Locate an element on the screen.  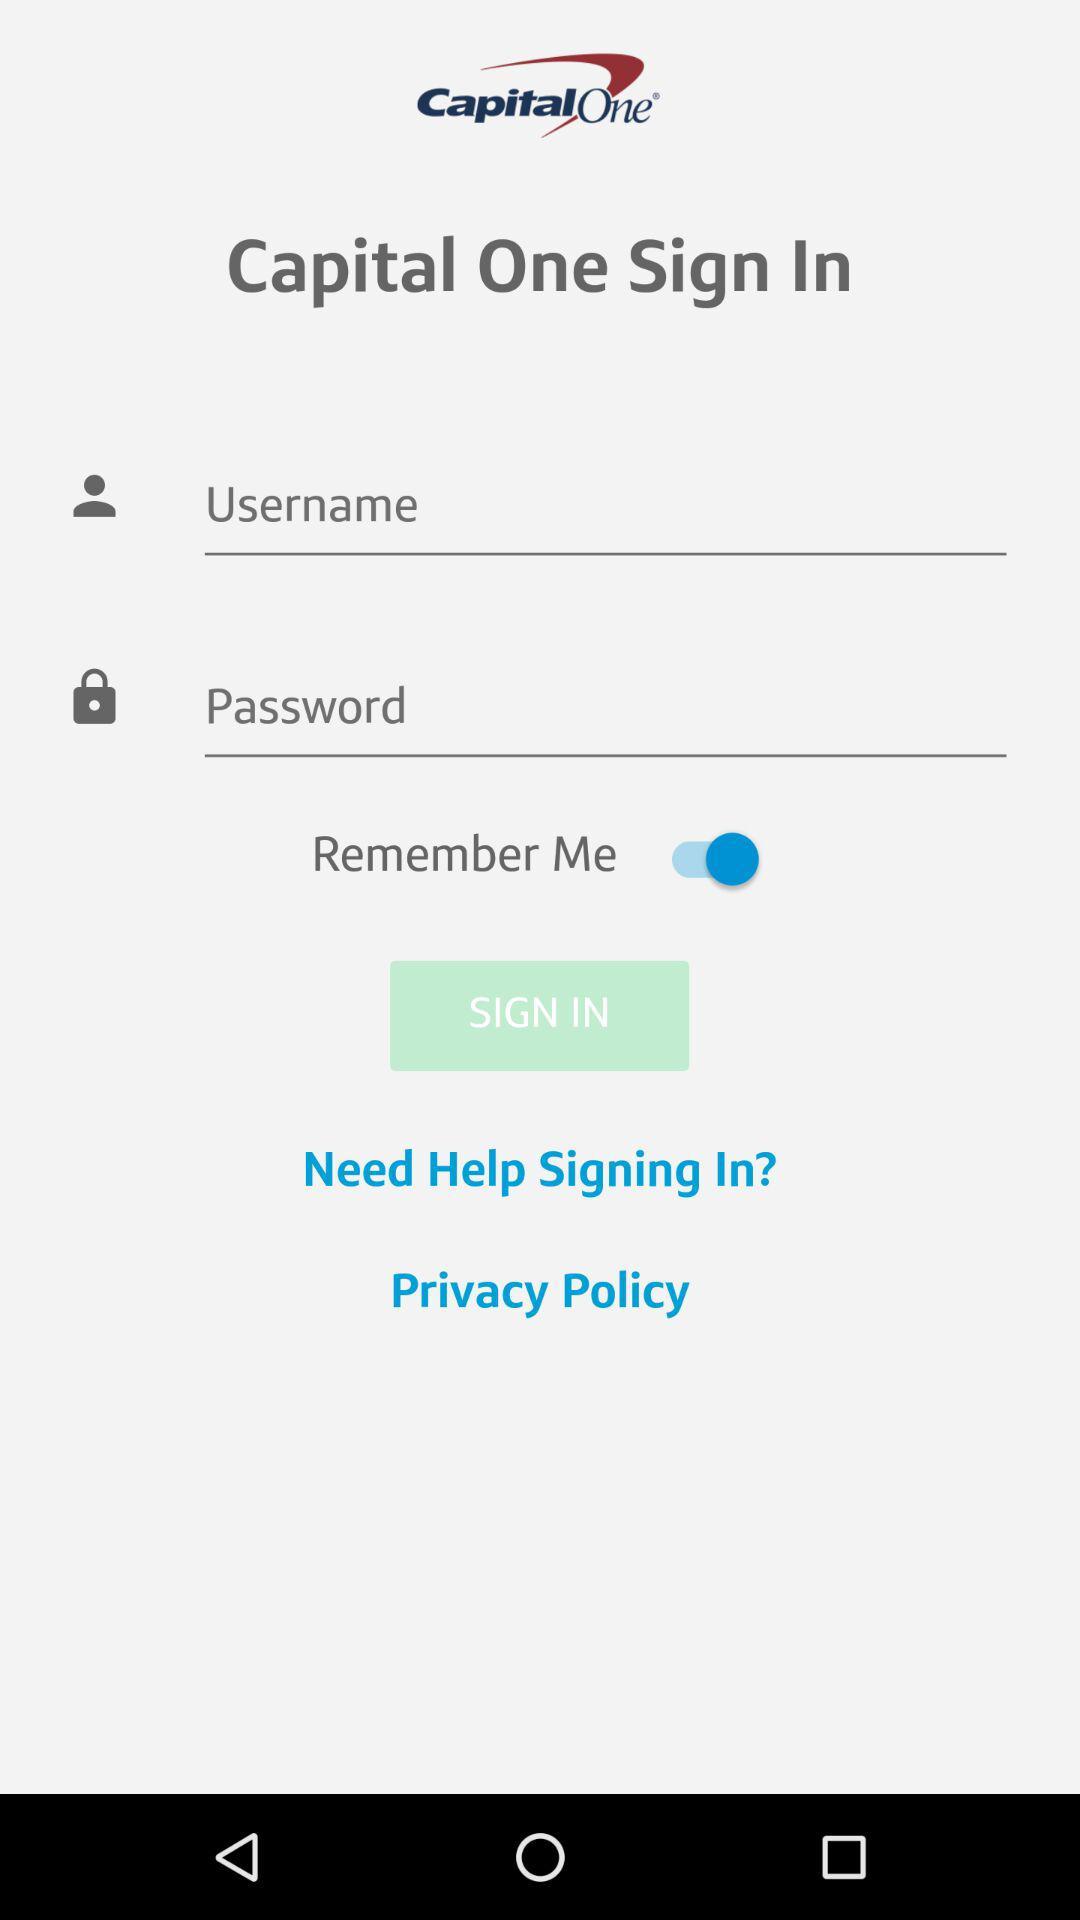
the item above the remember me item is located at coordinates (604, 711).